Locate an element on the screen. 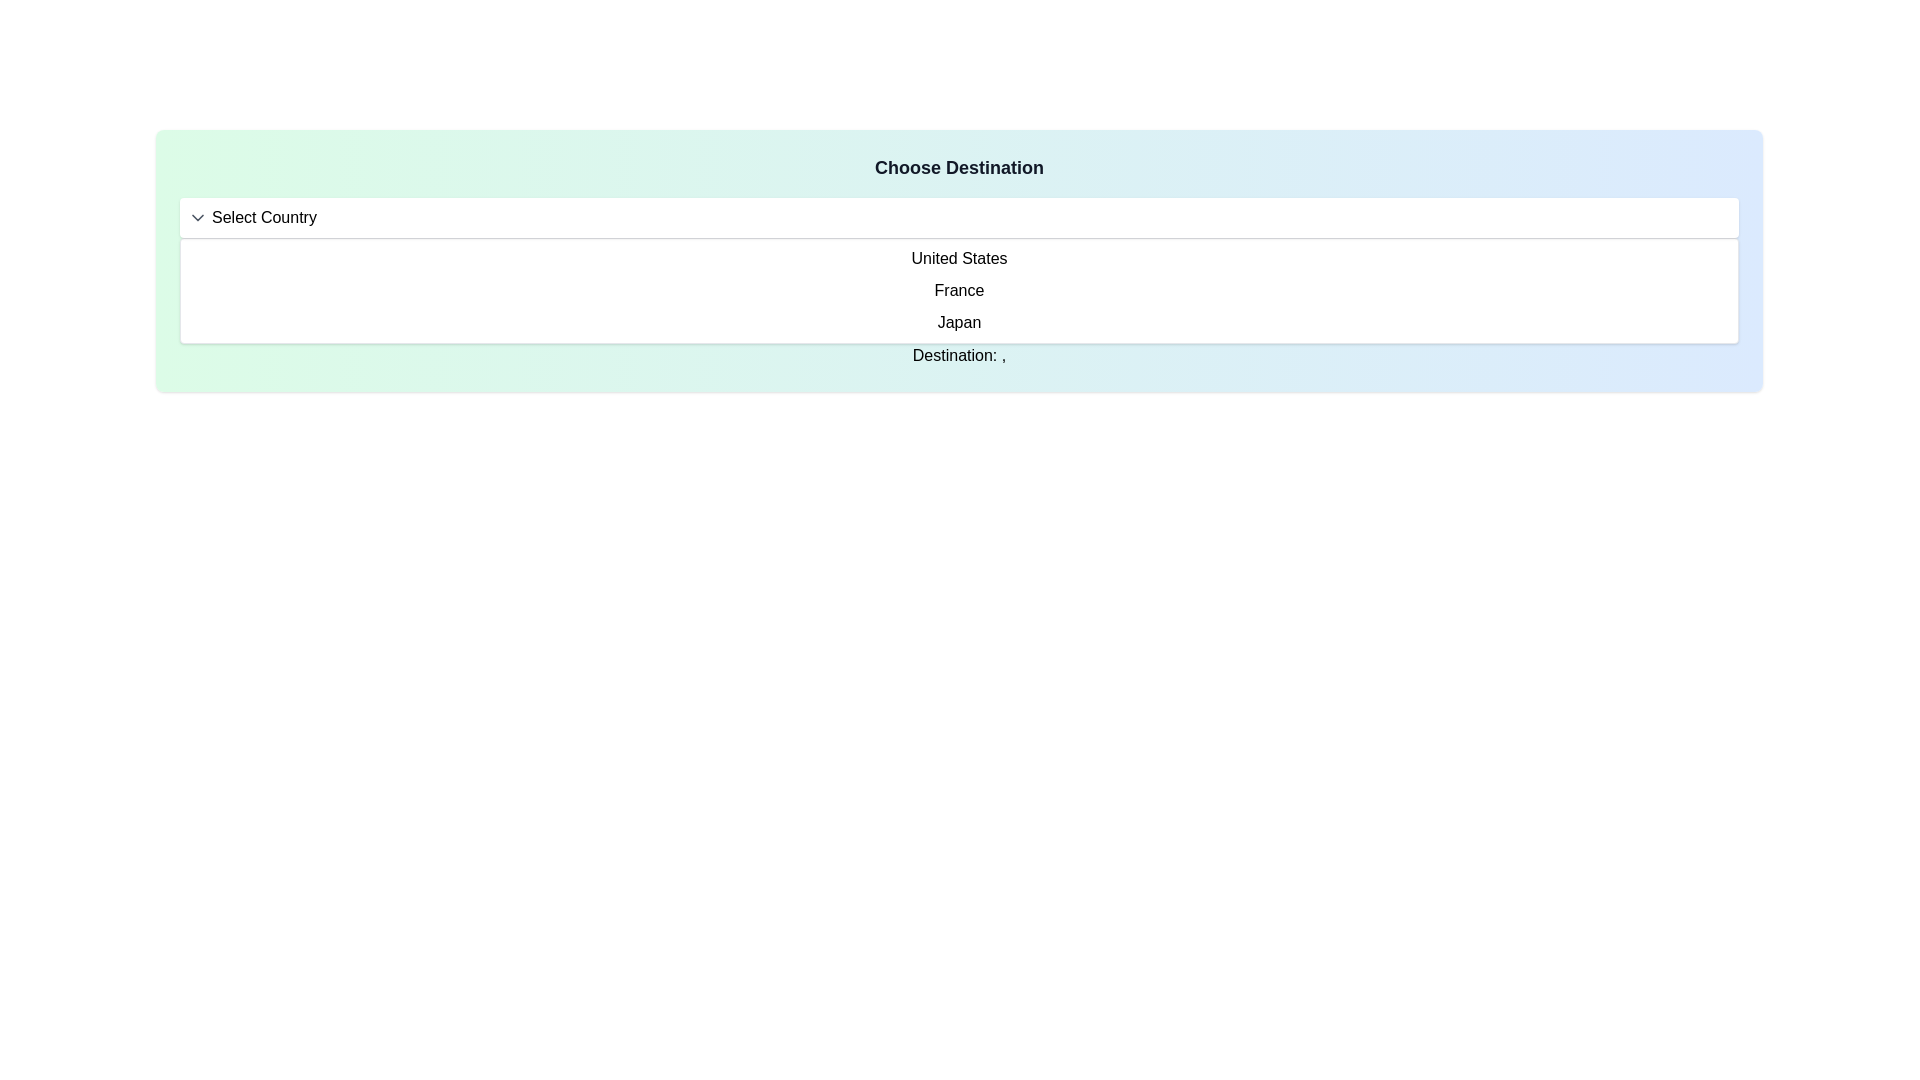 The image size is (1920, 1080). the downward-pointing gray chevron icon located to the left of the 'Select Country' text is located at coordinates (197, 218).